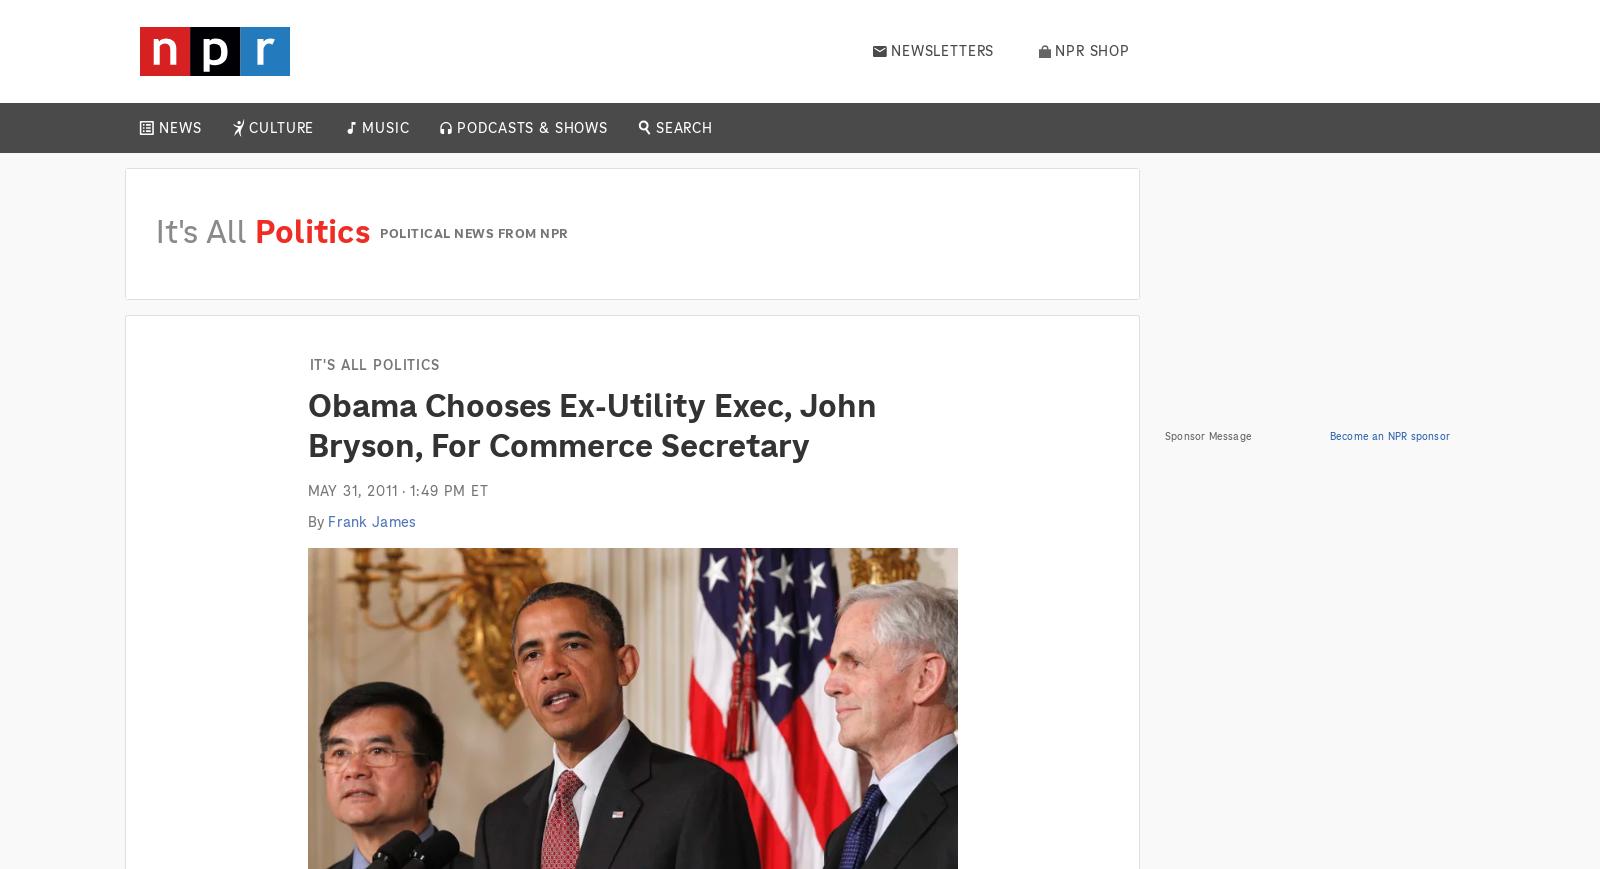 The height and width of the screenshot is (869, 1600). Describe the element at coordinates (473, 232) in the screenshot. I see `'Political News From NPR'` at that location.